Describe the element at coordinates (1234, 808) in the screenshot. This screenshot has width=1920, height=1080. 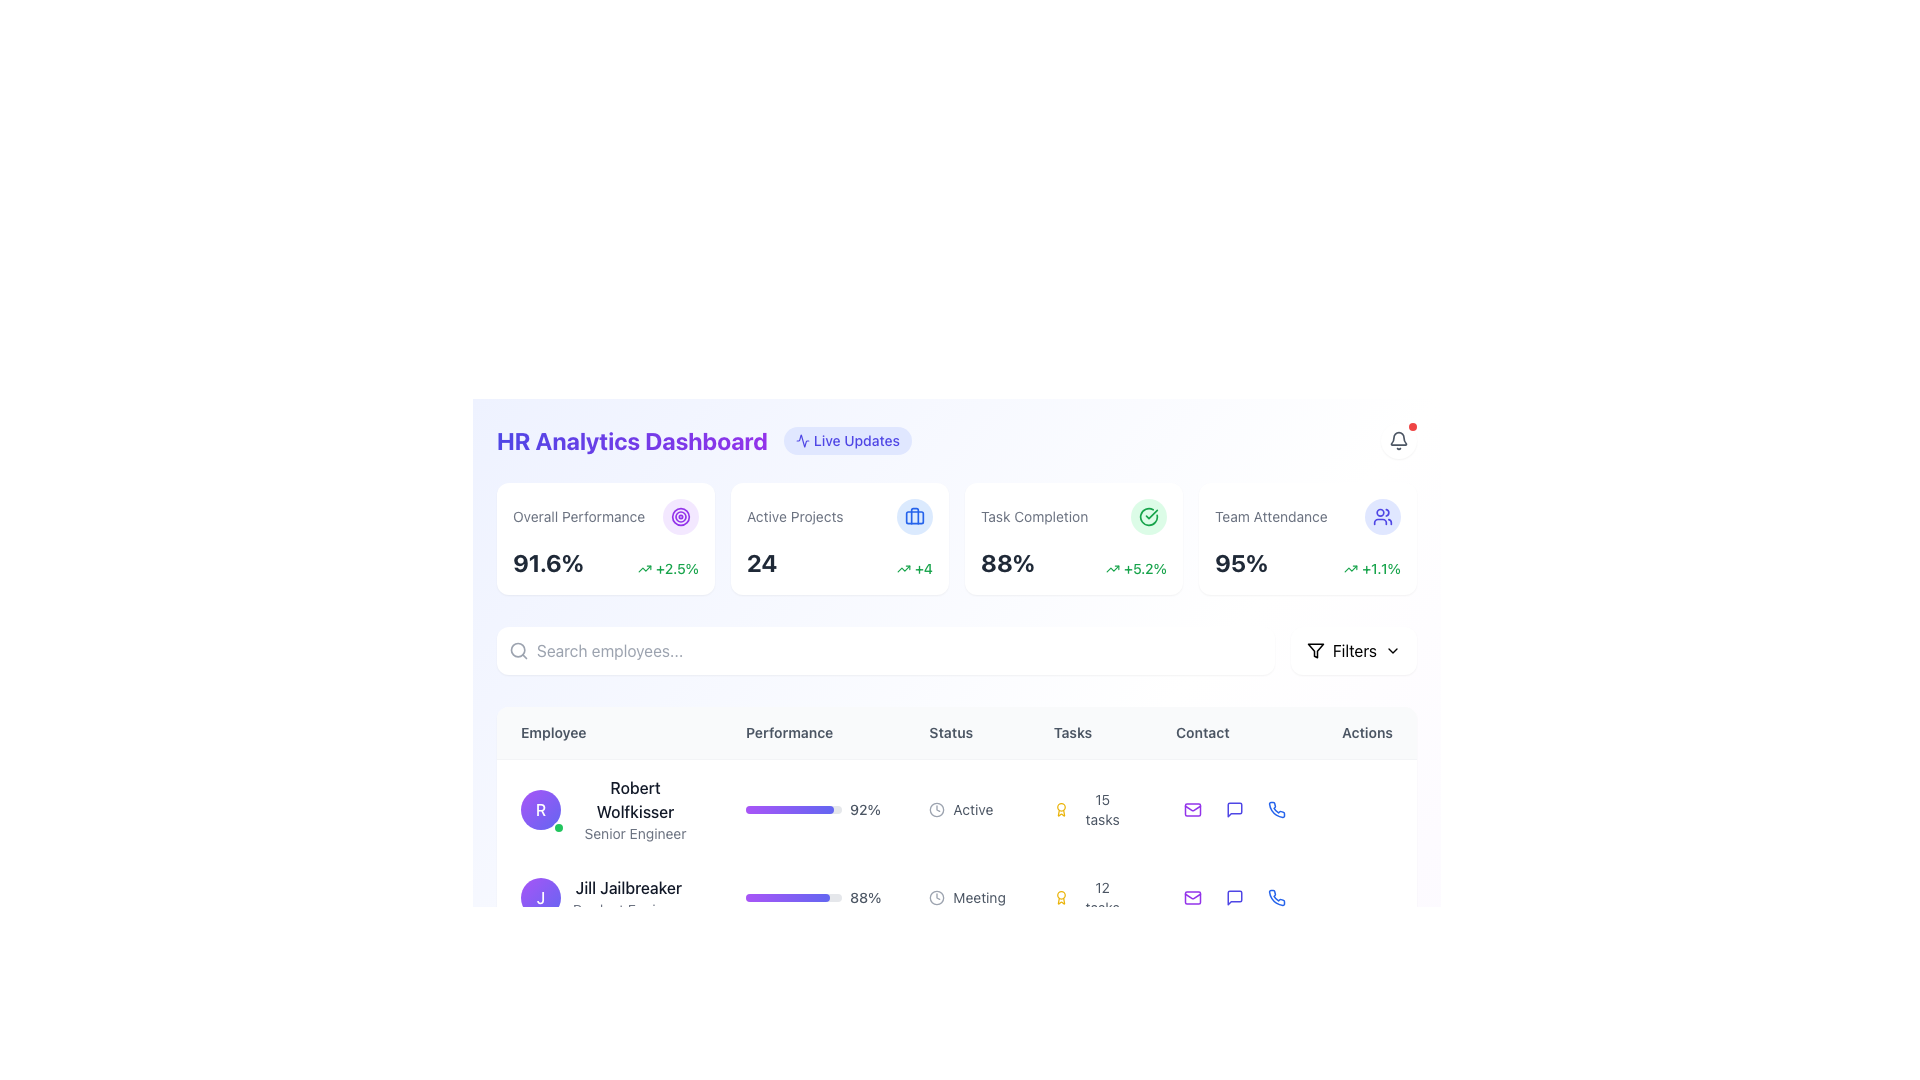
I see `the indigo speech bubble icon button, which is the second icon in the row of three under the 'Contact' column for employee Robert Wolfkisser, to initiate a chat` at that location.